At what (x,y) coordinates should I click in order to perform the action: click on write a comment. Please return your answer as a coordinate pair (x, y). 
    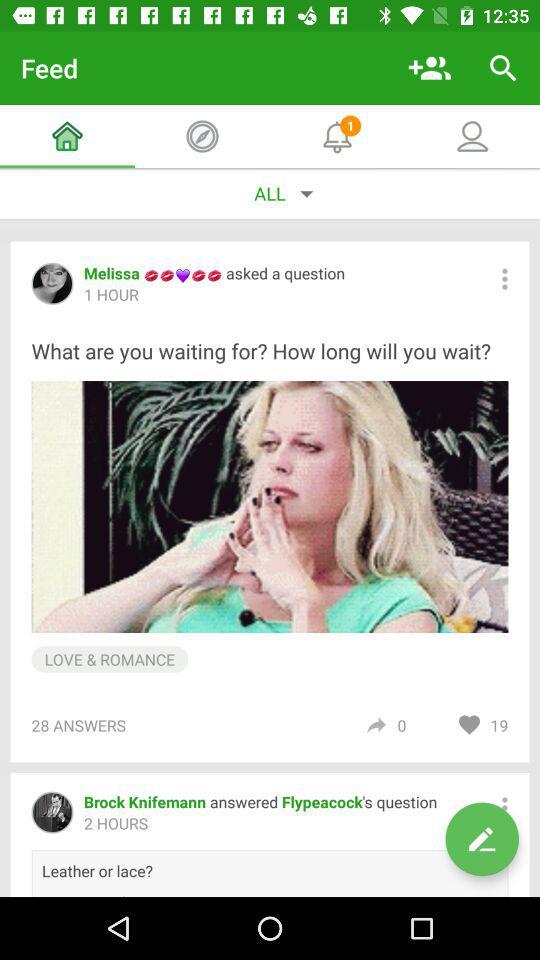
    Looking at the image, I should click on (481, 839).